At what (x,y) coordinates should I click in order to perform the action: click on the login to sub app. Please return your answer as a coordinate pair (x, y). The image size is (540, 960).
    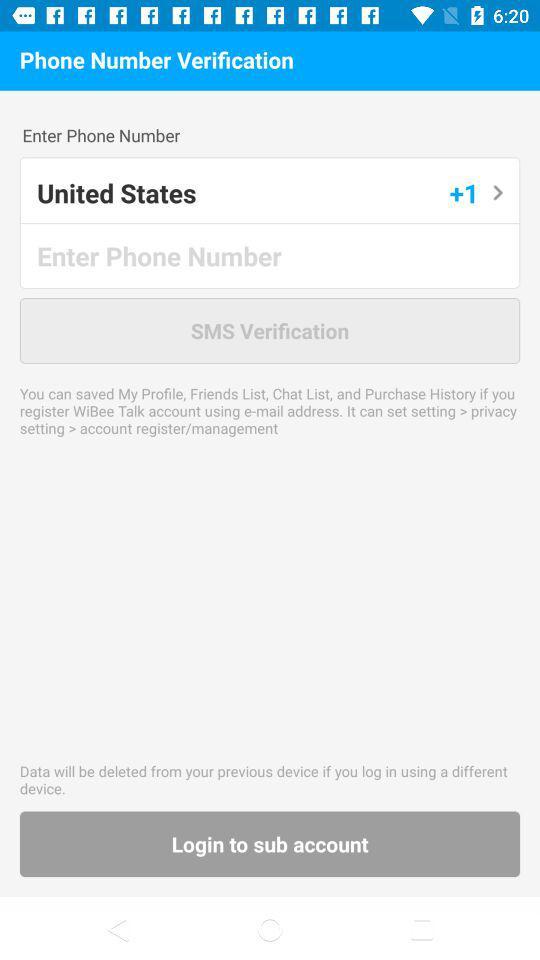
    Looking at the image, I should click on (270, 843).